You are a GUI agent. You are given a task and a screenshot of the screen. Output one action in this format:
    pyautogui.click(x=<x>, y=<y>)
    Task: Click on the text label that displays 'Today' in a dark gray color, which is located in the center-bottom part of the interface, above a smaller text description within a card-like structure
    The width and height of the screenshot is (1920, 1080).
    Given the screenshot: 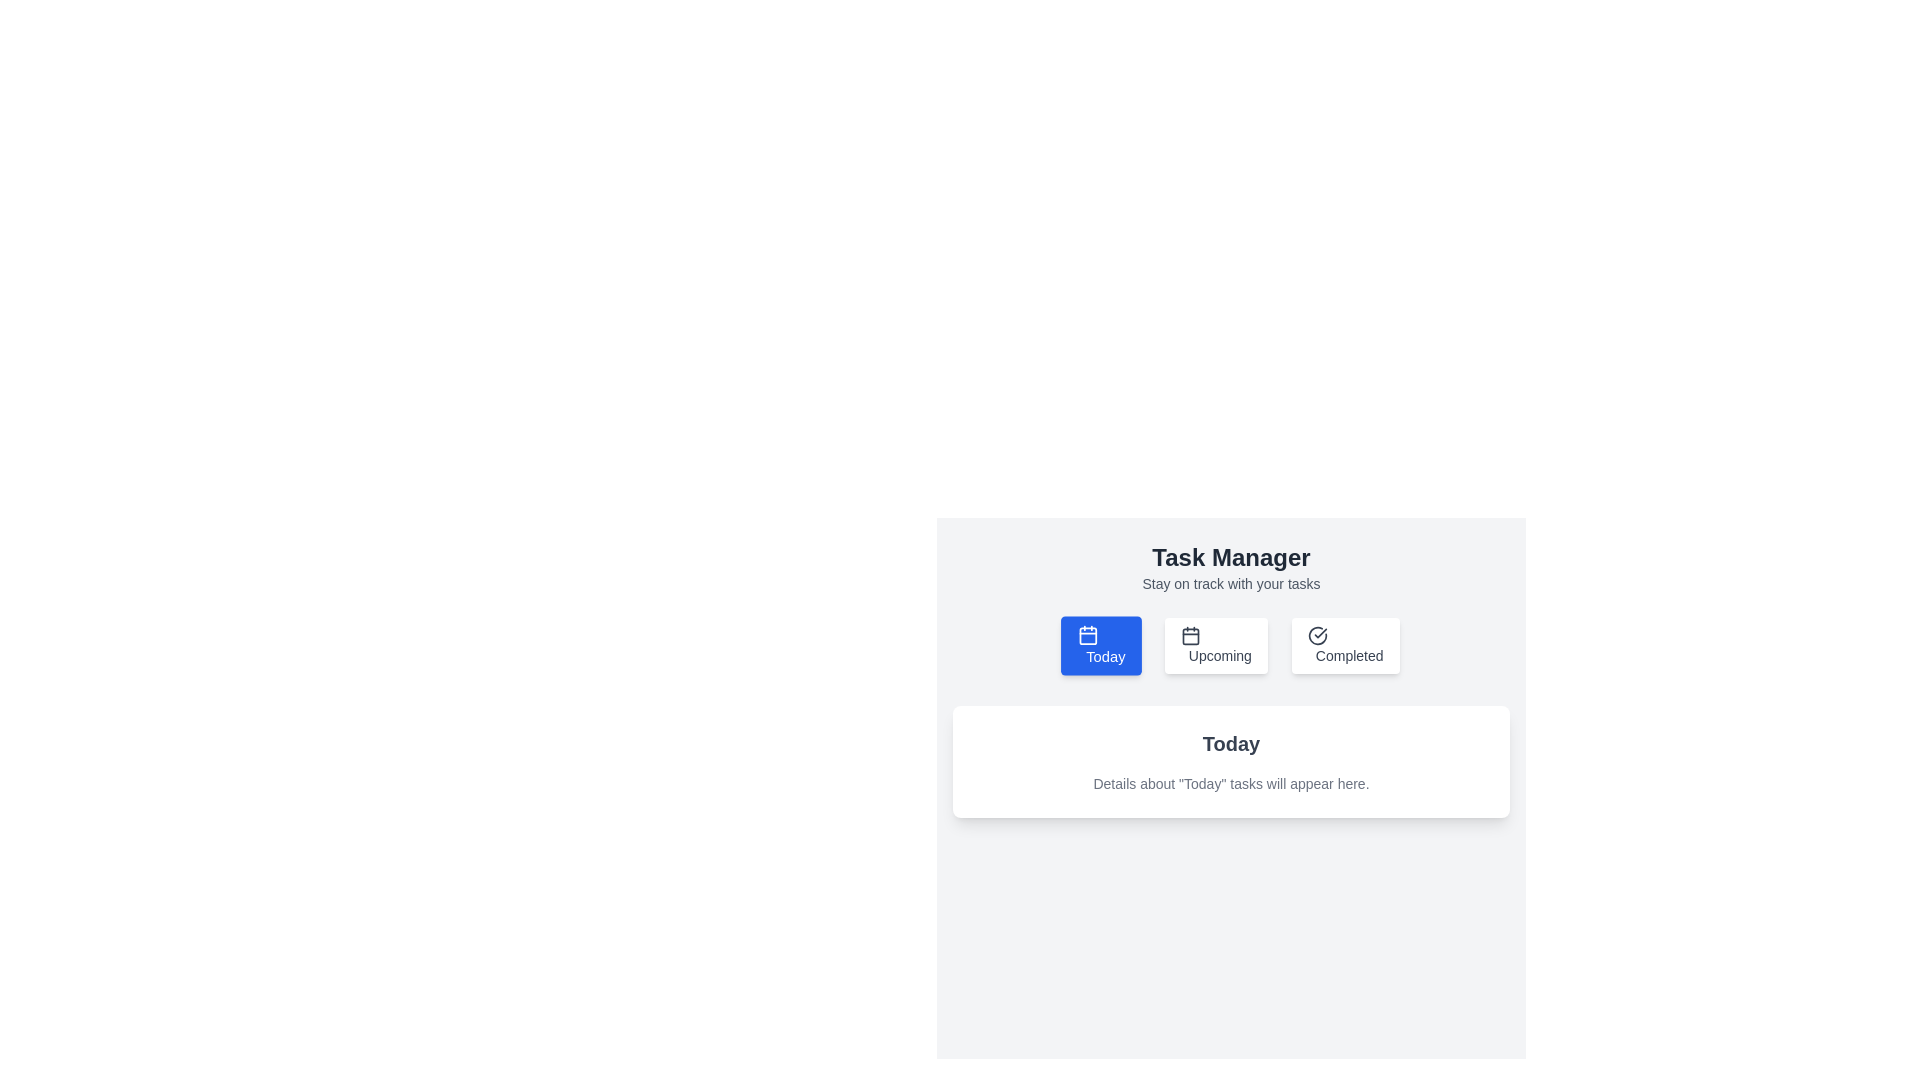 What is the action you would take?
    pyautogui.click(x=1230, y=744)
    